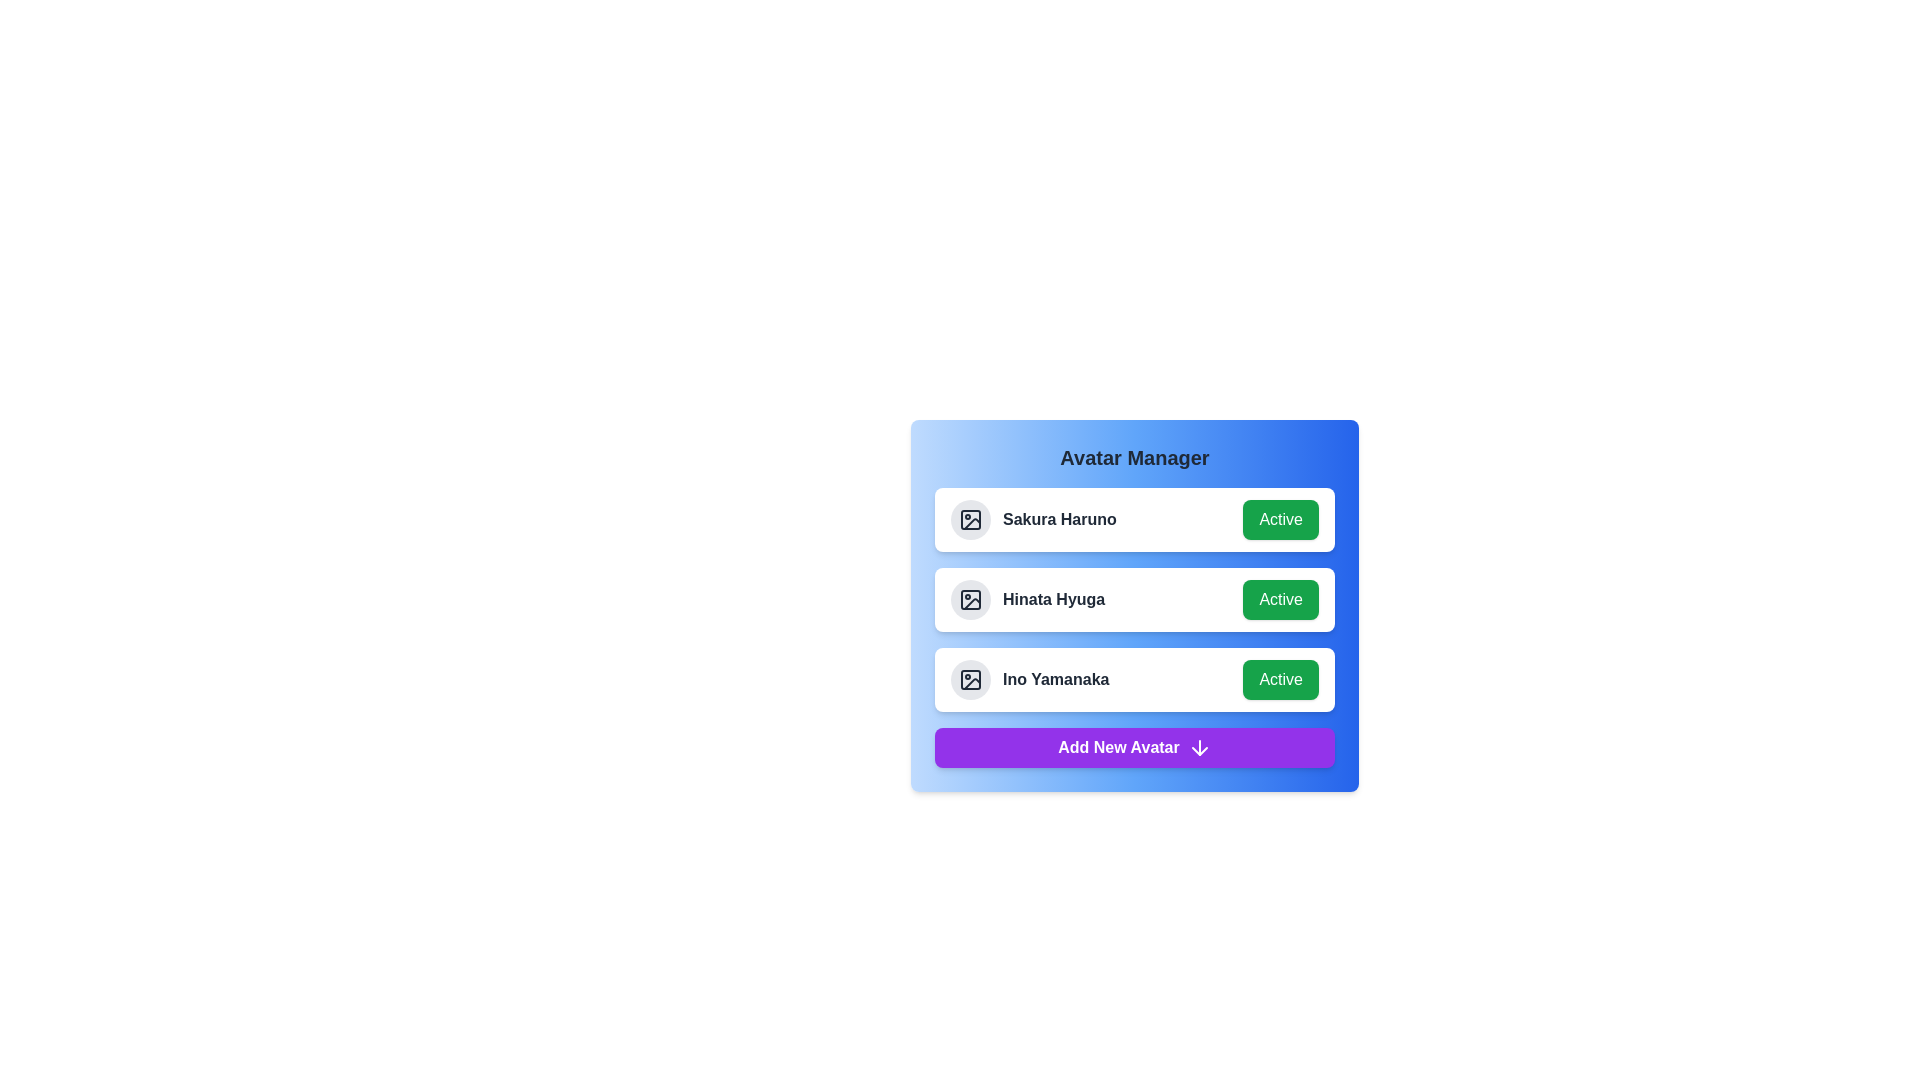 The width and height of the screenshot is (1920, 1080). What do you see at coordinates (1281, 599) in the screenshot?
I see `the green 'Active' button with rounded corners, labeled in white` at bounding box center [1281, 599].